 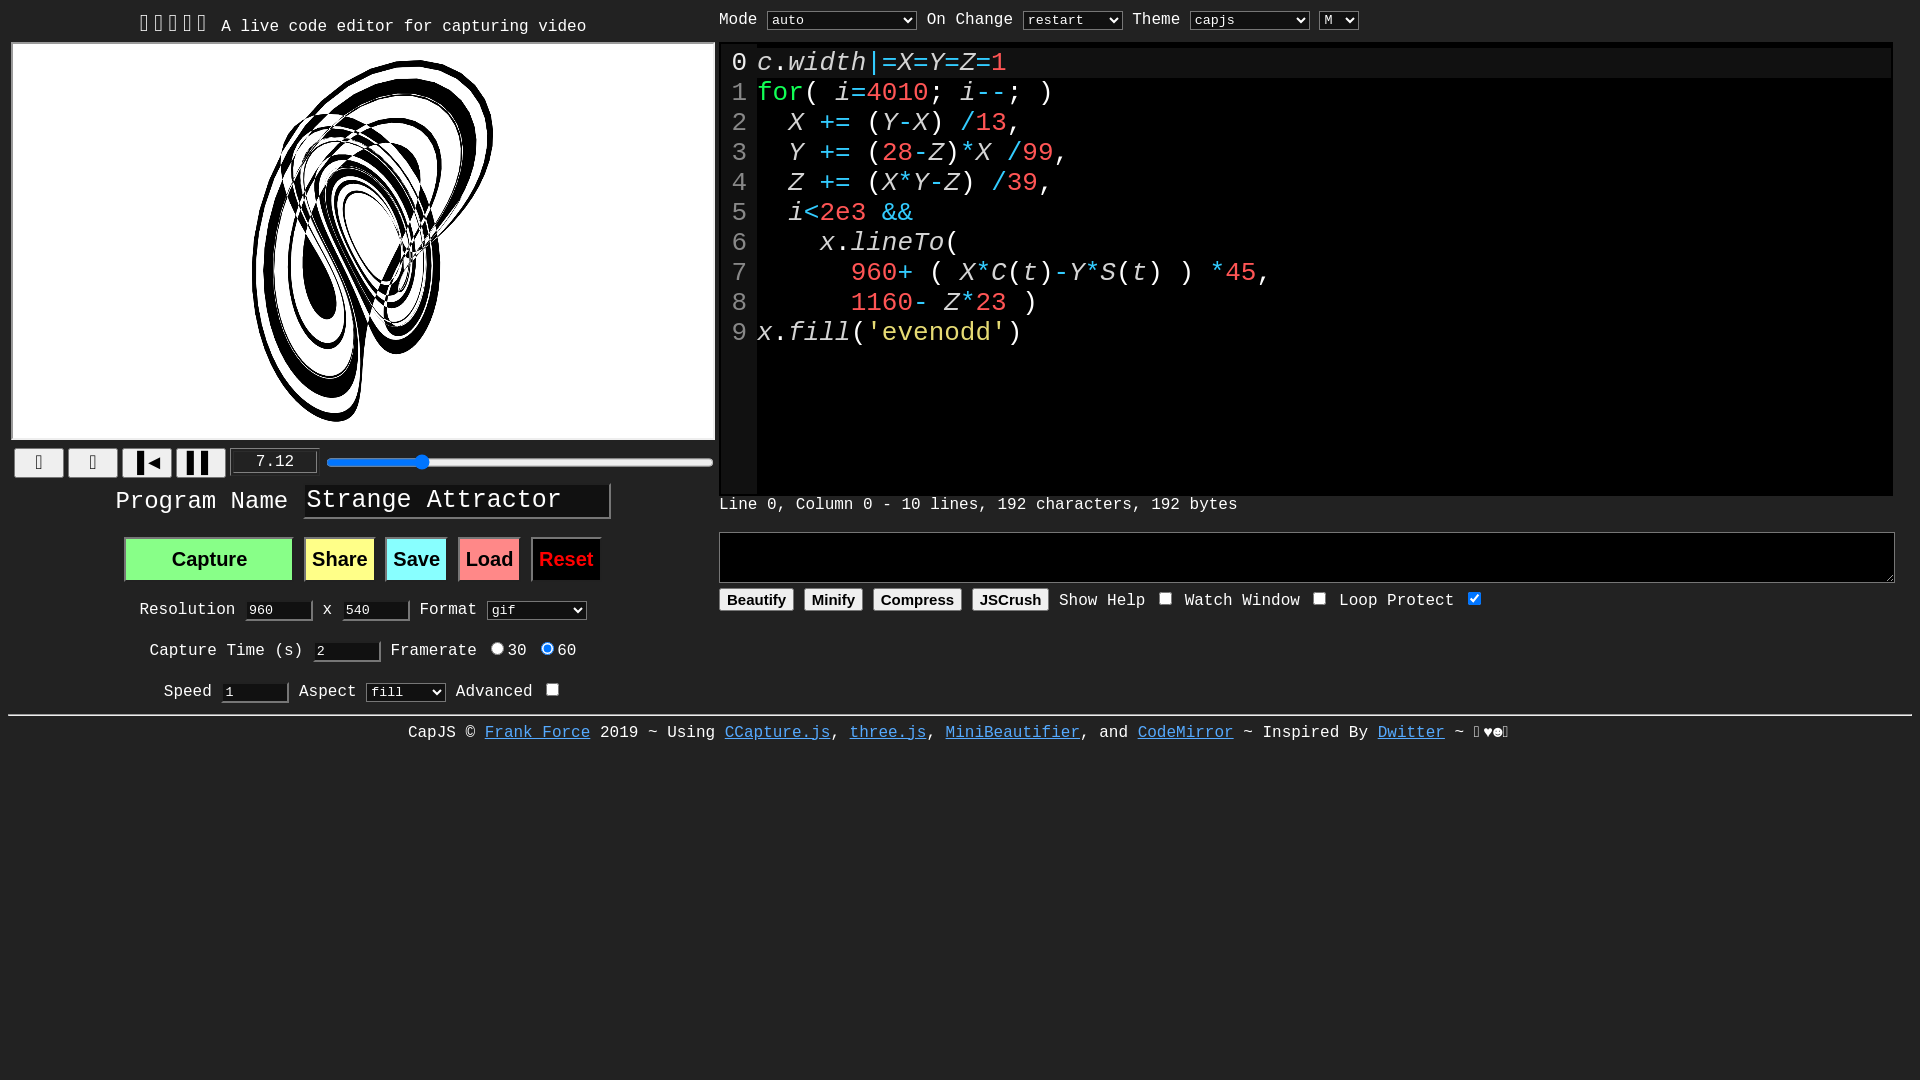 What do you see at coordinates (537, 732) in the screenshot?
I see `'Frank Force'` at bounding box center [537, 732].